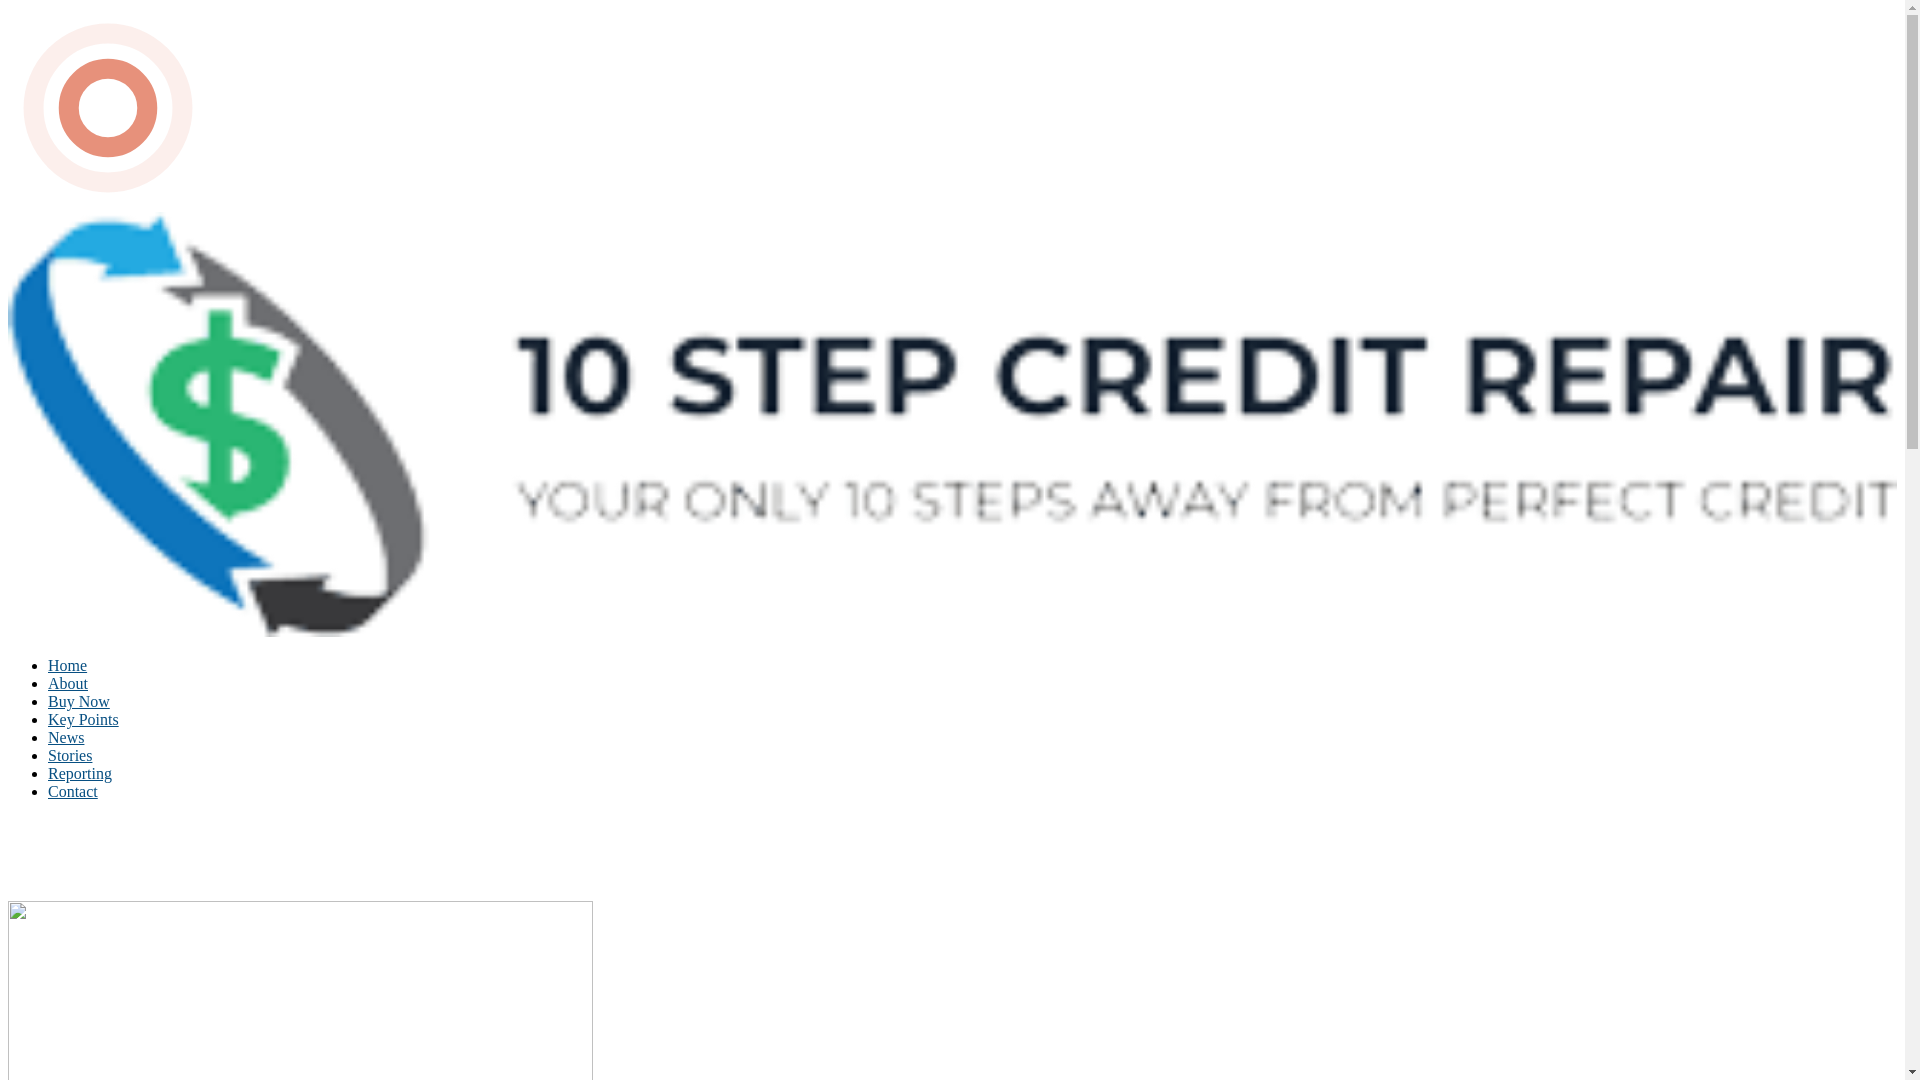 Image resolution: width=1920 pixels, height=1080 pixels. What do you see at coordinates (82, 718) in the screenshot?
I see `'Key Points'` at bounding box center [82, 718].